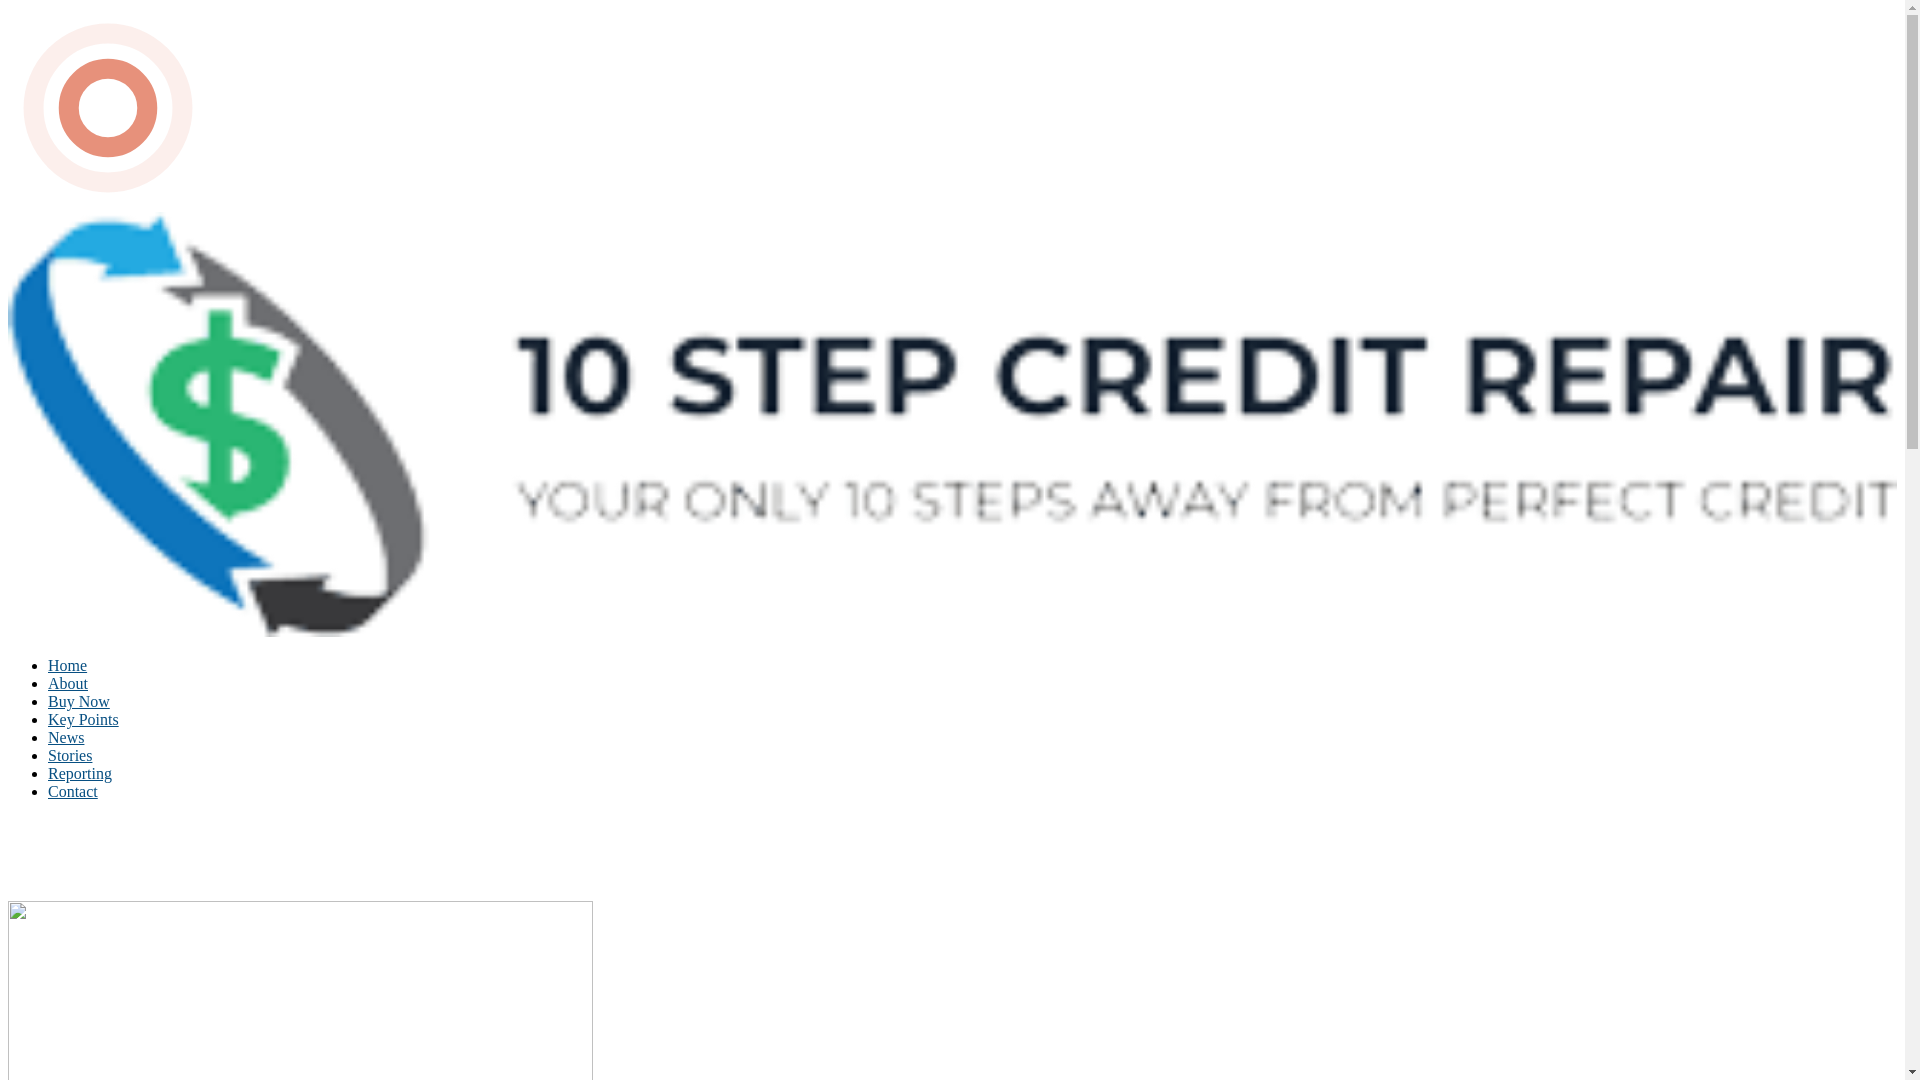 Image resolution: width=1920 pixels, height=1080 pixels. What do you see at coordinates (82, 718) in the screenshot?
I see `'Key Points'` at bounding box center [82, 718].